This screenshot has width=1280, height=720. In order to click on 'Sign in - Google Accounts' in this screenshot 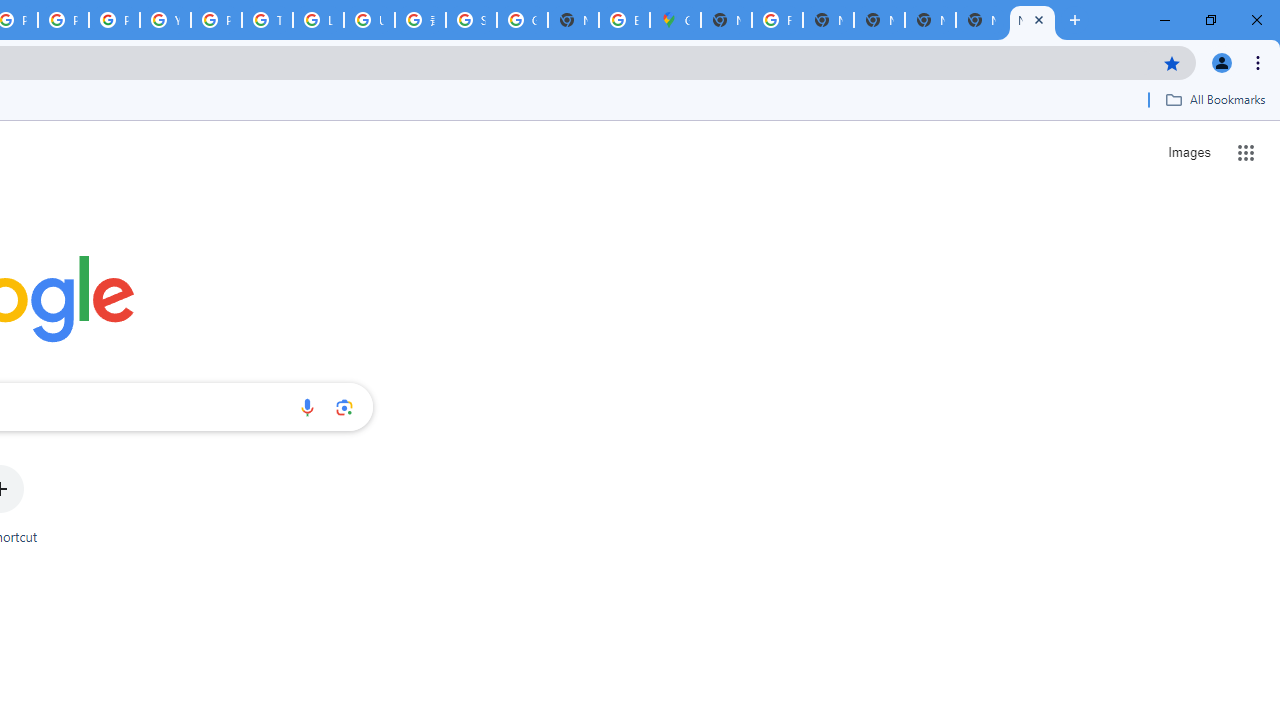, I will do `click(470, 20)`.